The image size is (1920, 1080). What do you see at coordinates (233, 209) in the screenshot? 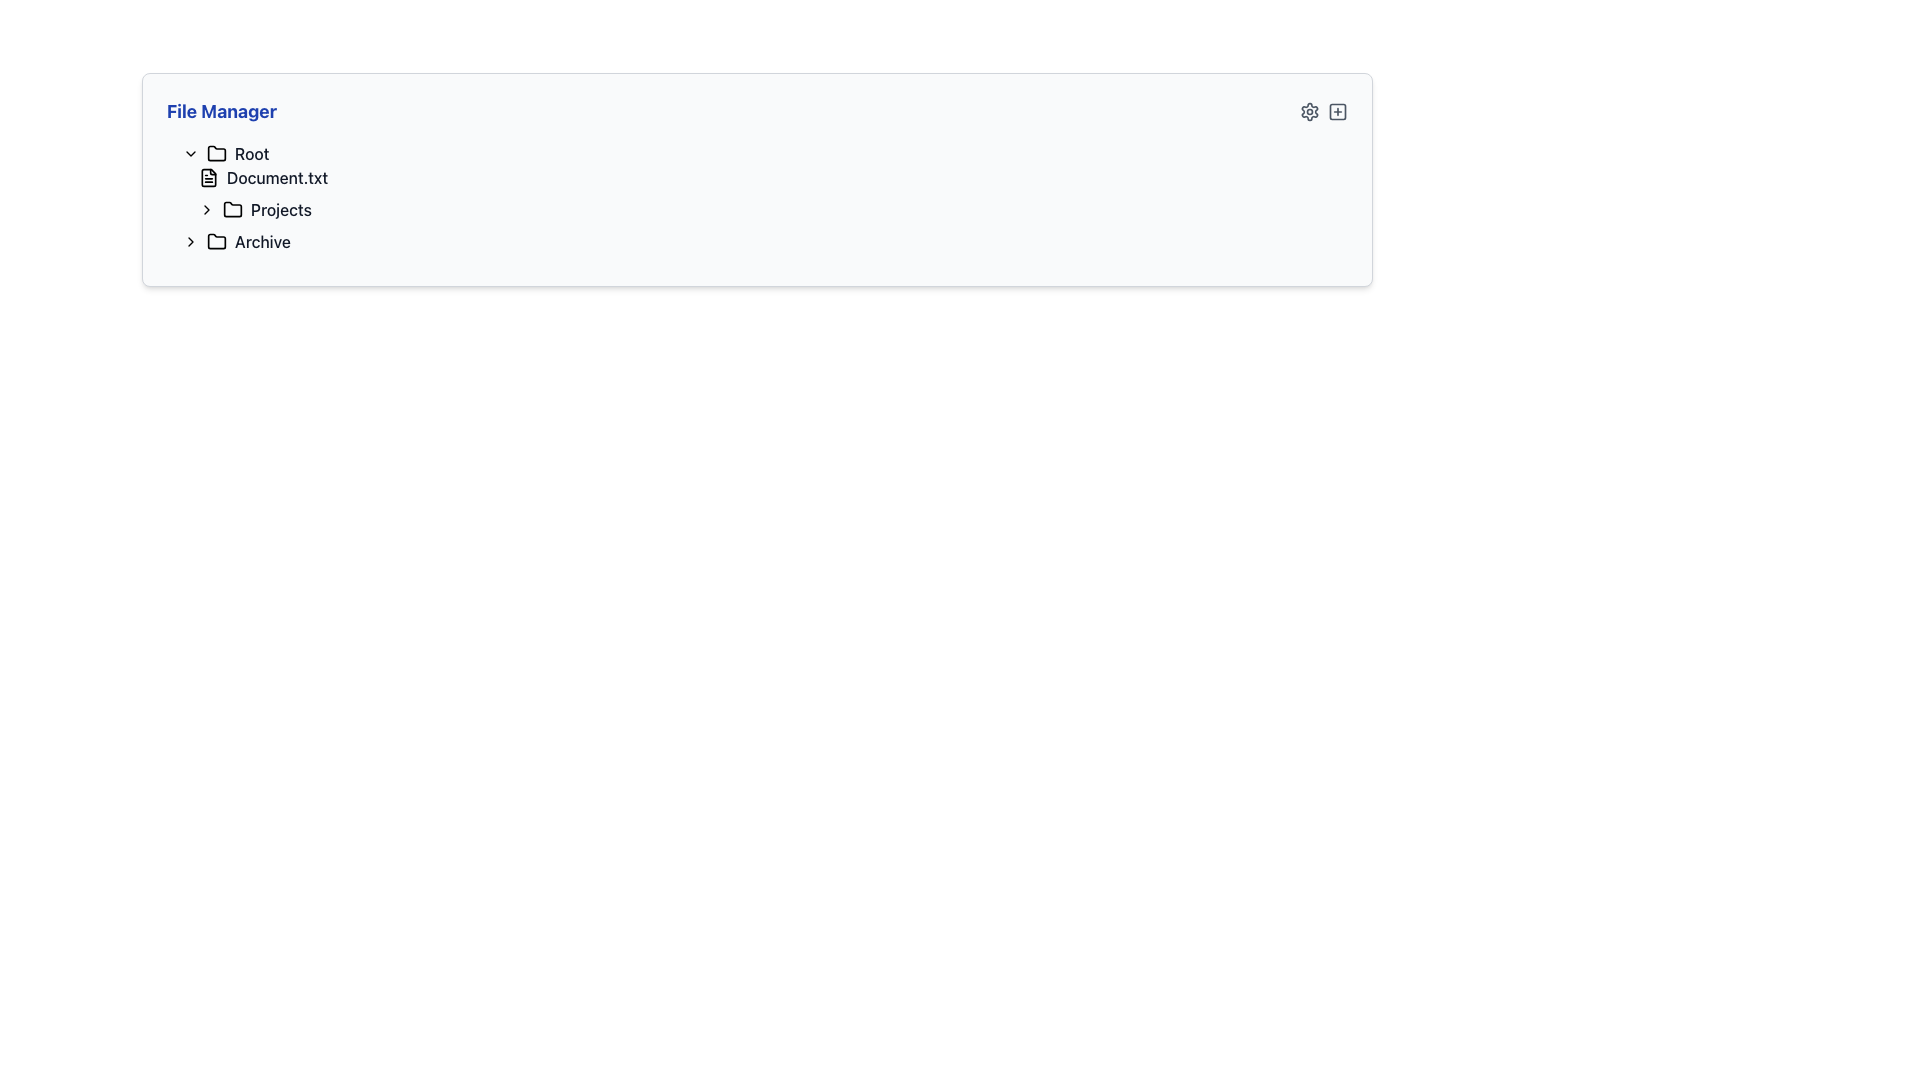
I see `the folder icon located to the left of the 'Projects' text label` at bounding box center [233, 209].